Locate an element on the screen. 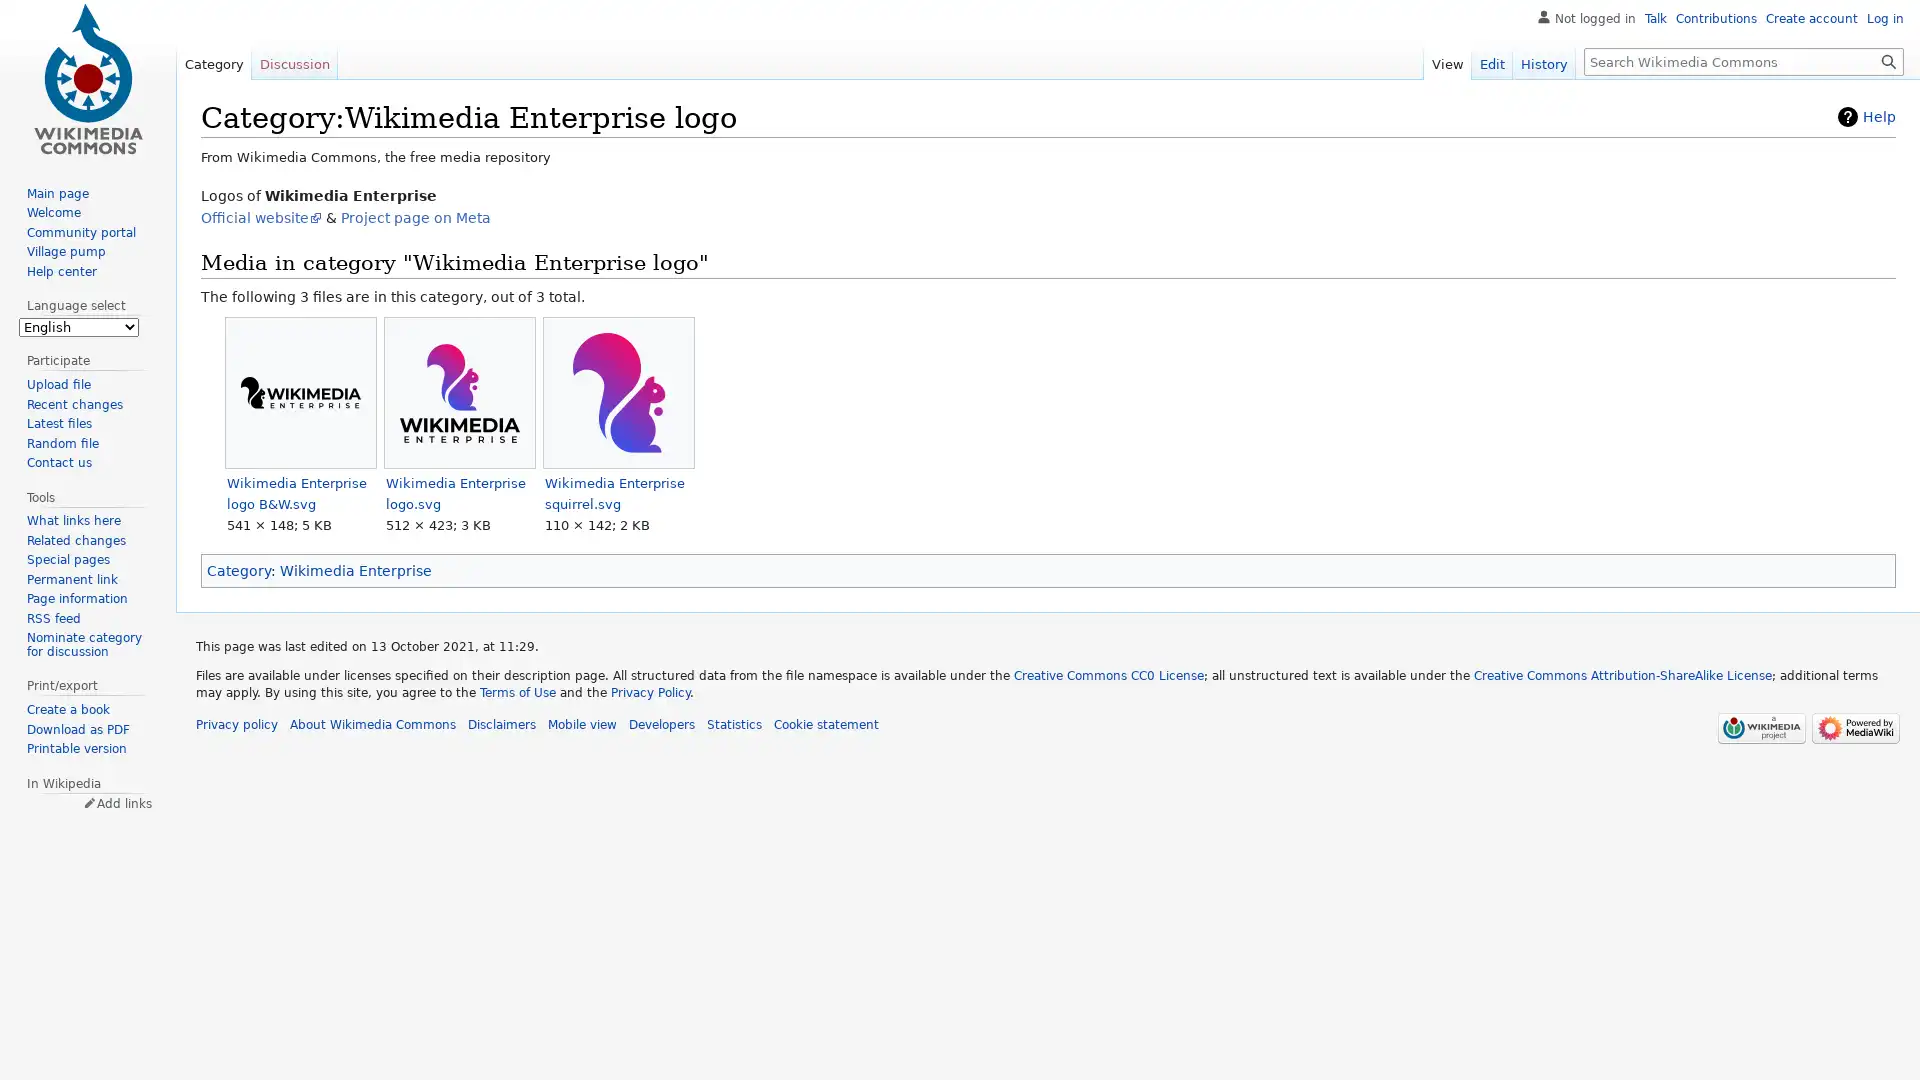 The image size is (1920, 1080). Good pictures is located at coordinates (1703, 115).